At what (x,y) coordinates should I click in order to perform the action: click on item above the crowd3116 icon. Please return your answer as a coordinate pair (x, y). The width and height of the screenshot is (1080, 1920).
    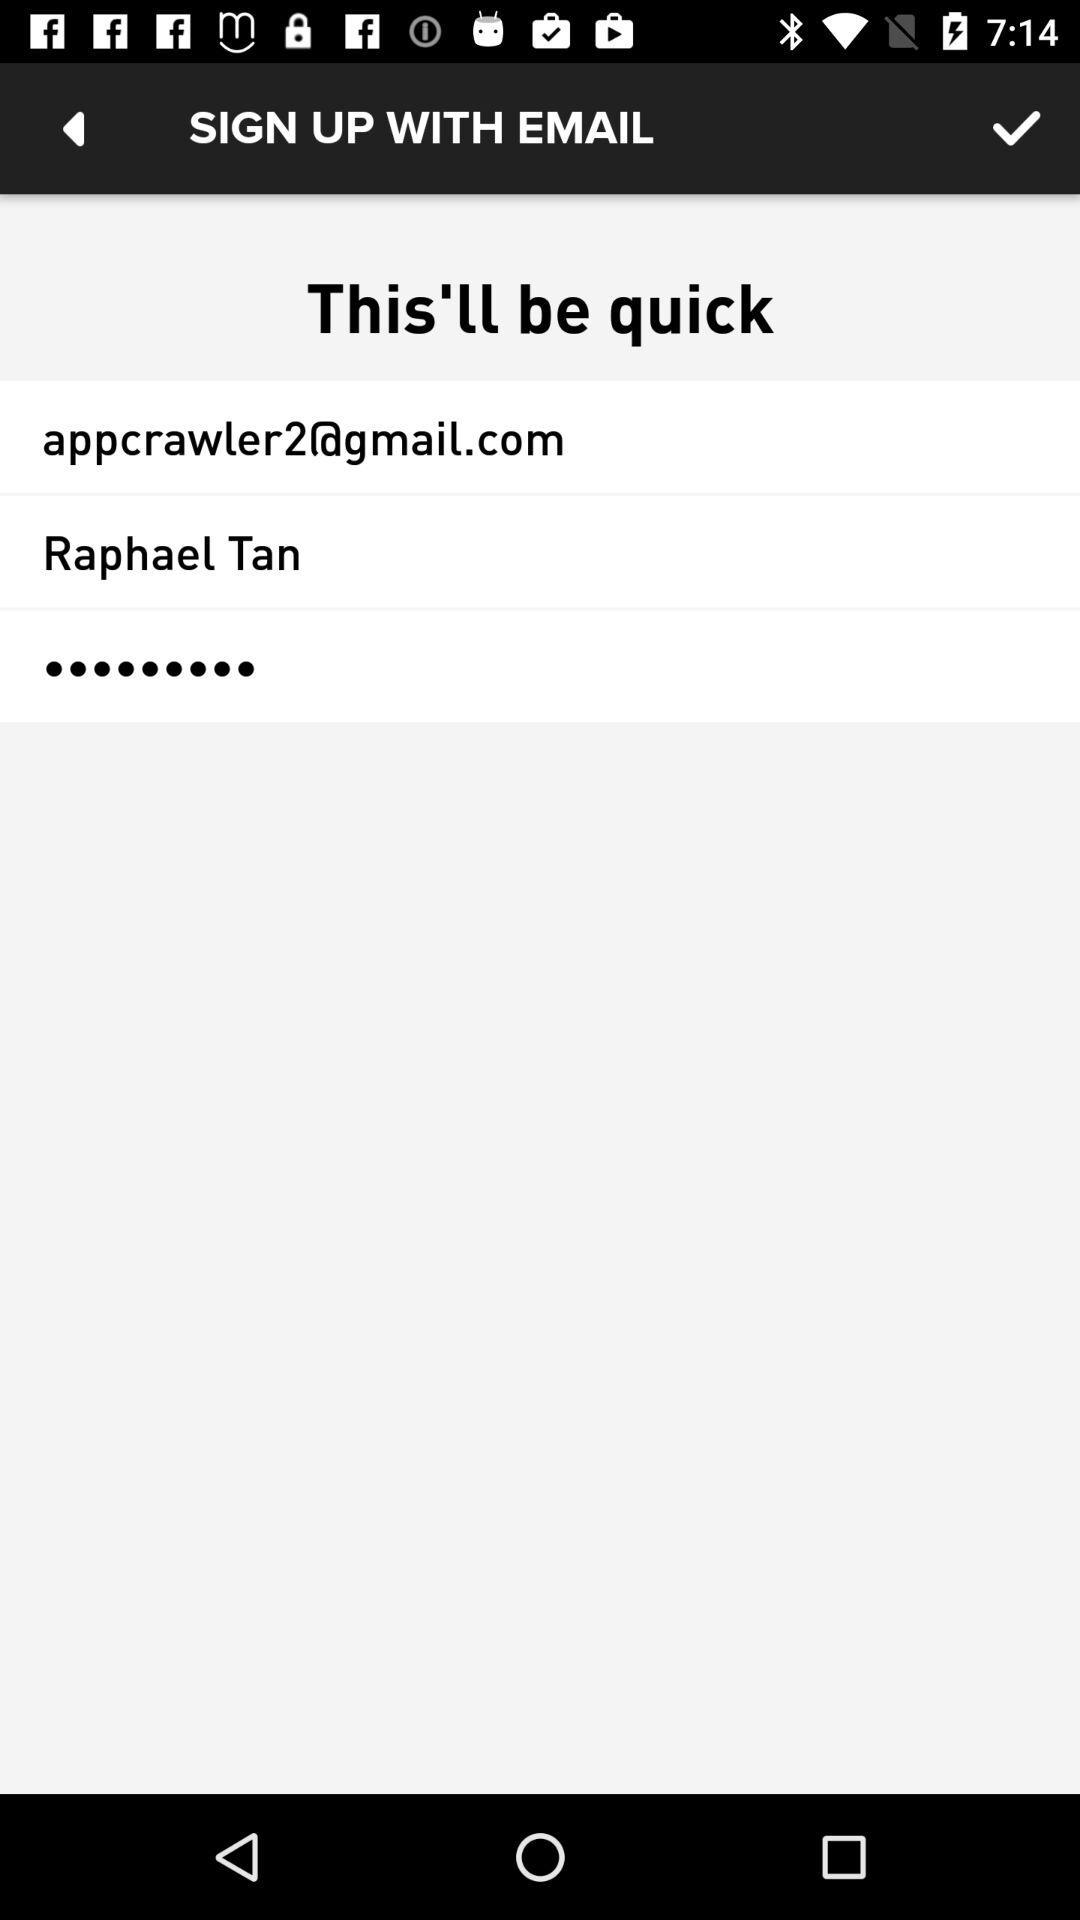
    Looking at the image, I should click on (540, 551).